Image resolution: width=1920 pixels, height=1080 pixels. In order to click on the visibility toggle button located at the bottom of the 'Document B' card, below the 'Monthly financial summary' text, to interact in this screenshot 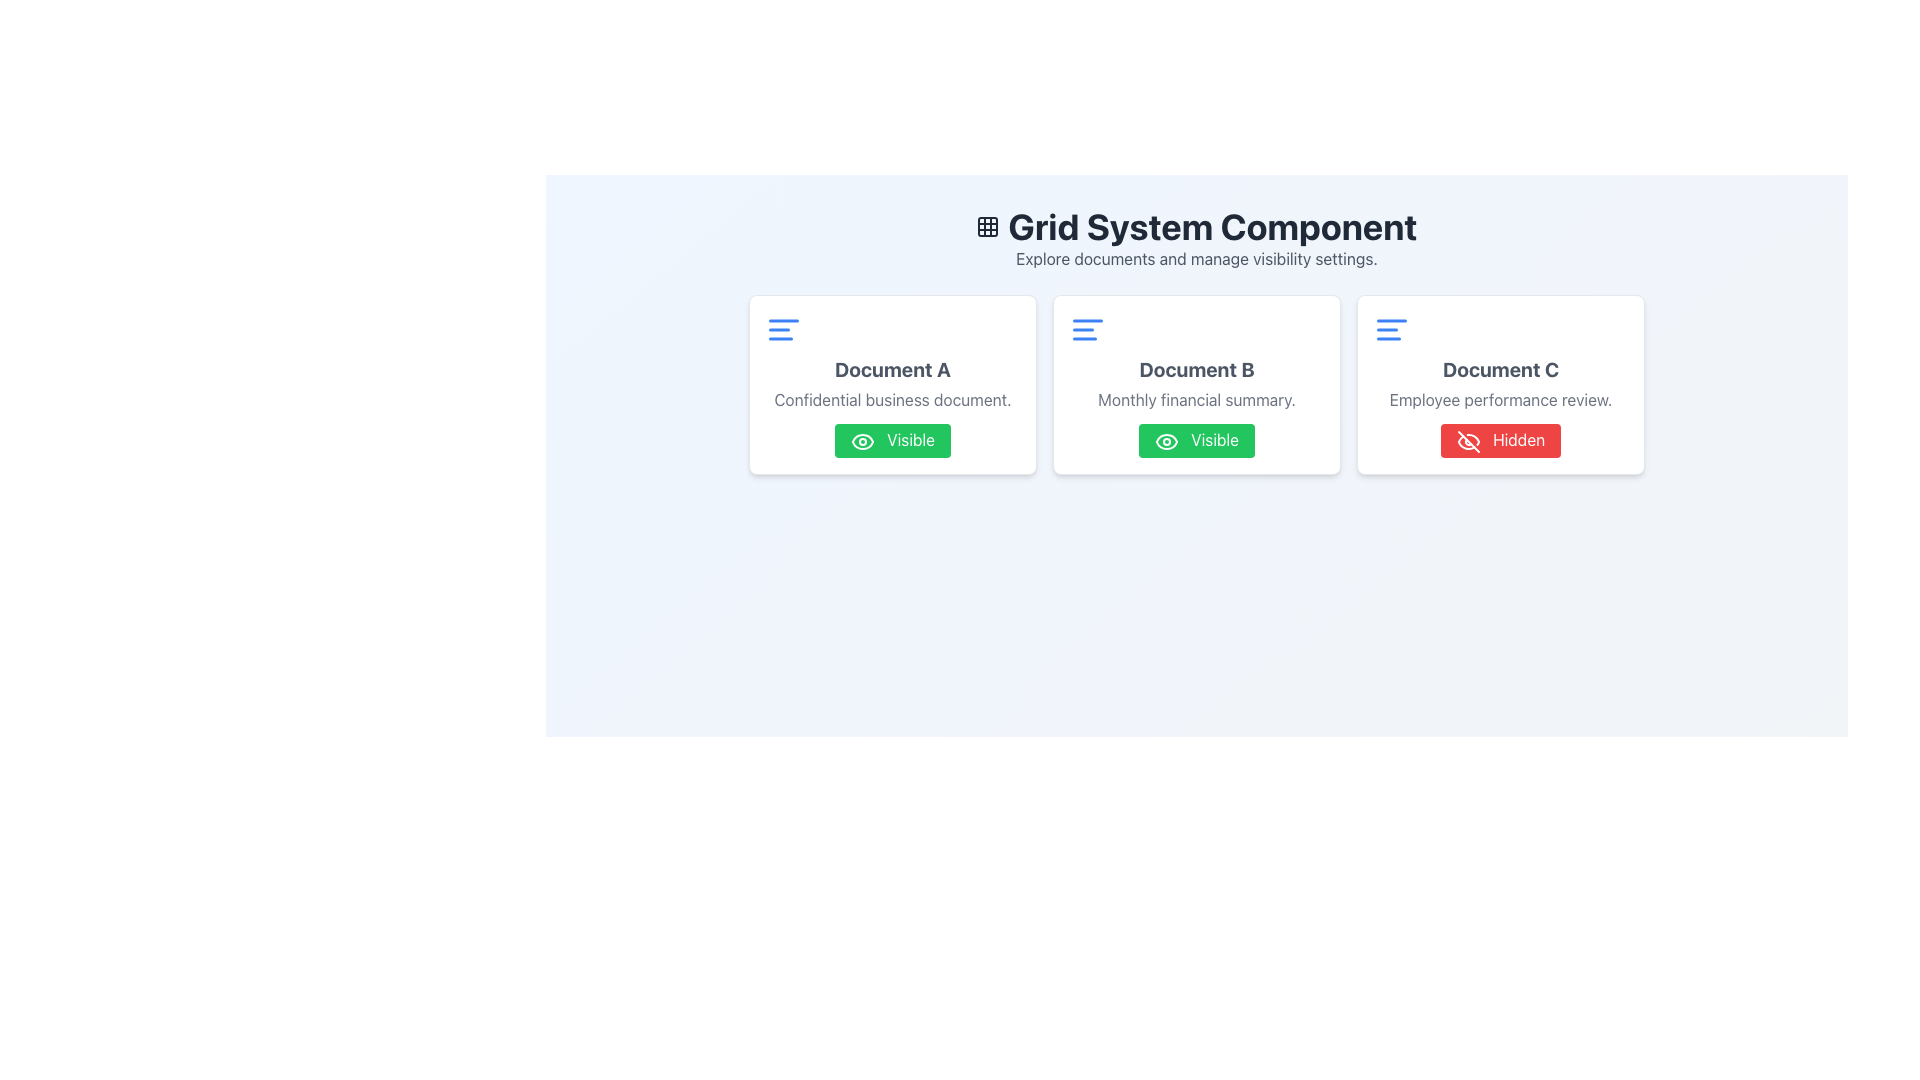, I will do `click(1196, 439)`.